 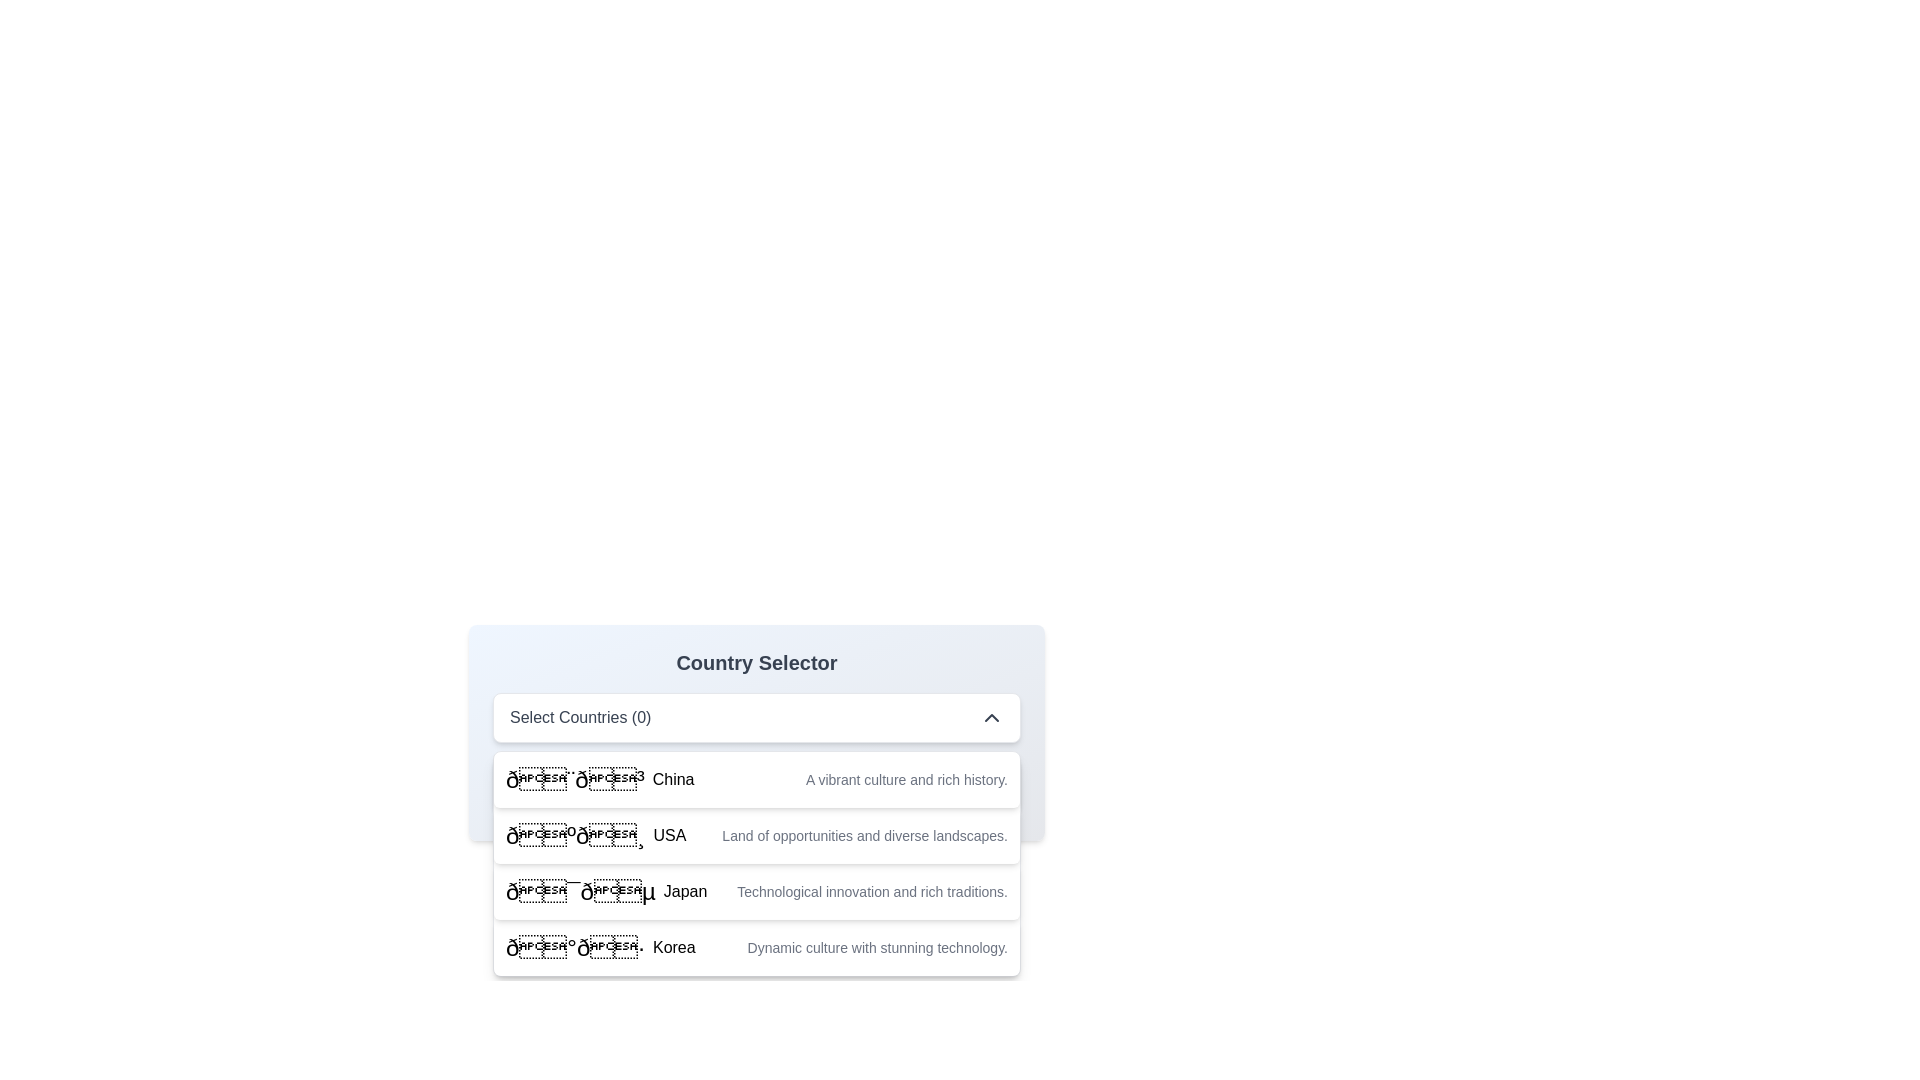 What do you see at coordinates (599, 778) in the screenshot?
I see `the selectable option for 'China' in the dropdown menu` at bounding box center [599, 778].